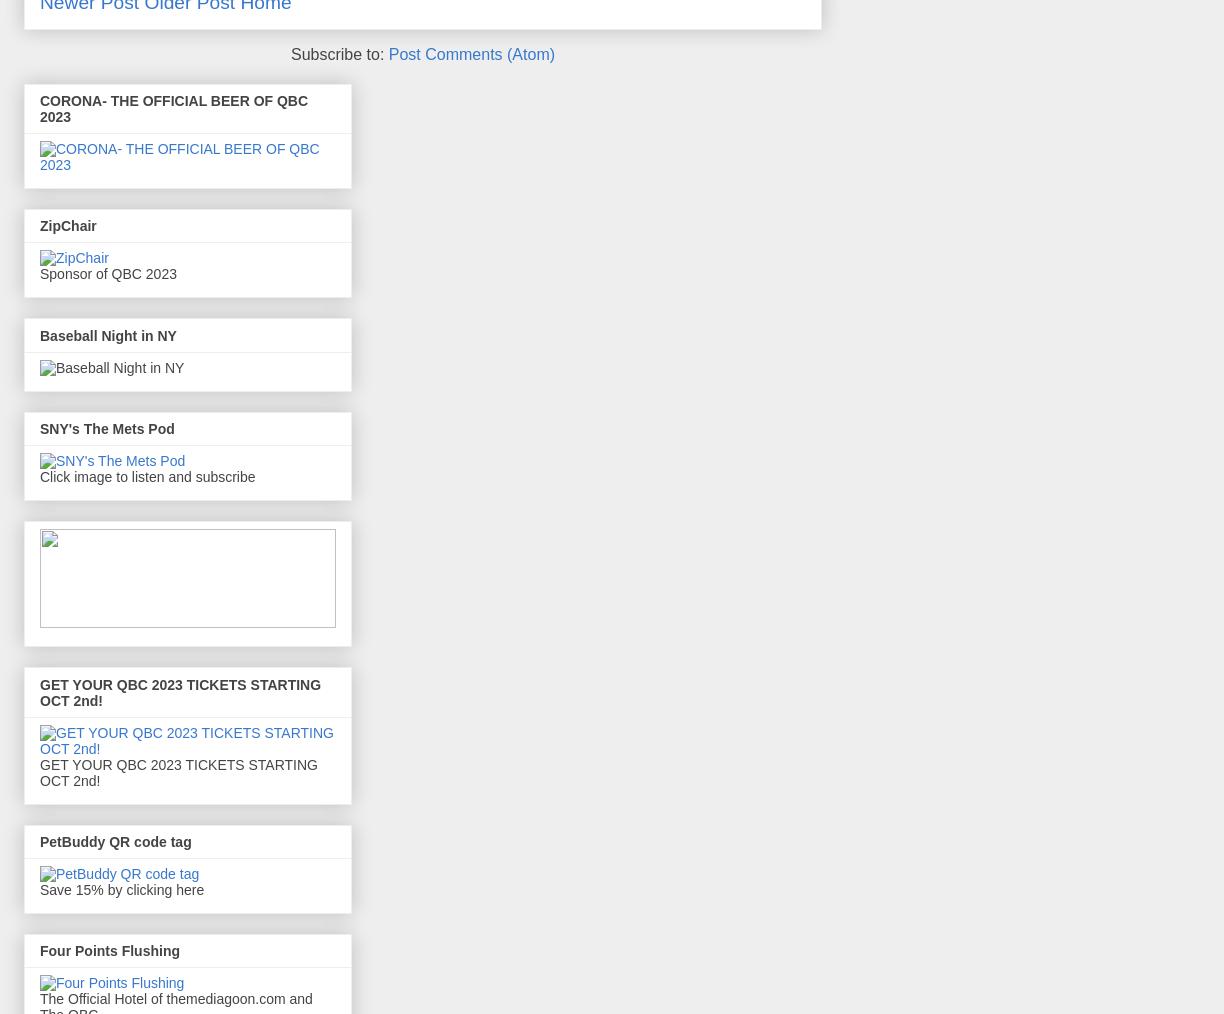 The image size is (1224, 1014). Describe the element at coordinates (471, 52) in the screenshot. I see `'Post Comments (Atom)'` at that location.